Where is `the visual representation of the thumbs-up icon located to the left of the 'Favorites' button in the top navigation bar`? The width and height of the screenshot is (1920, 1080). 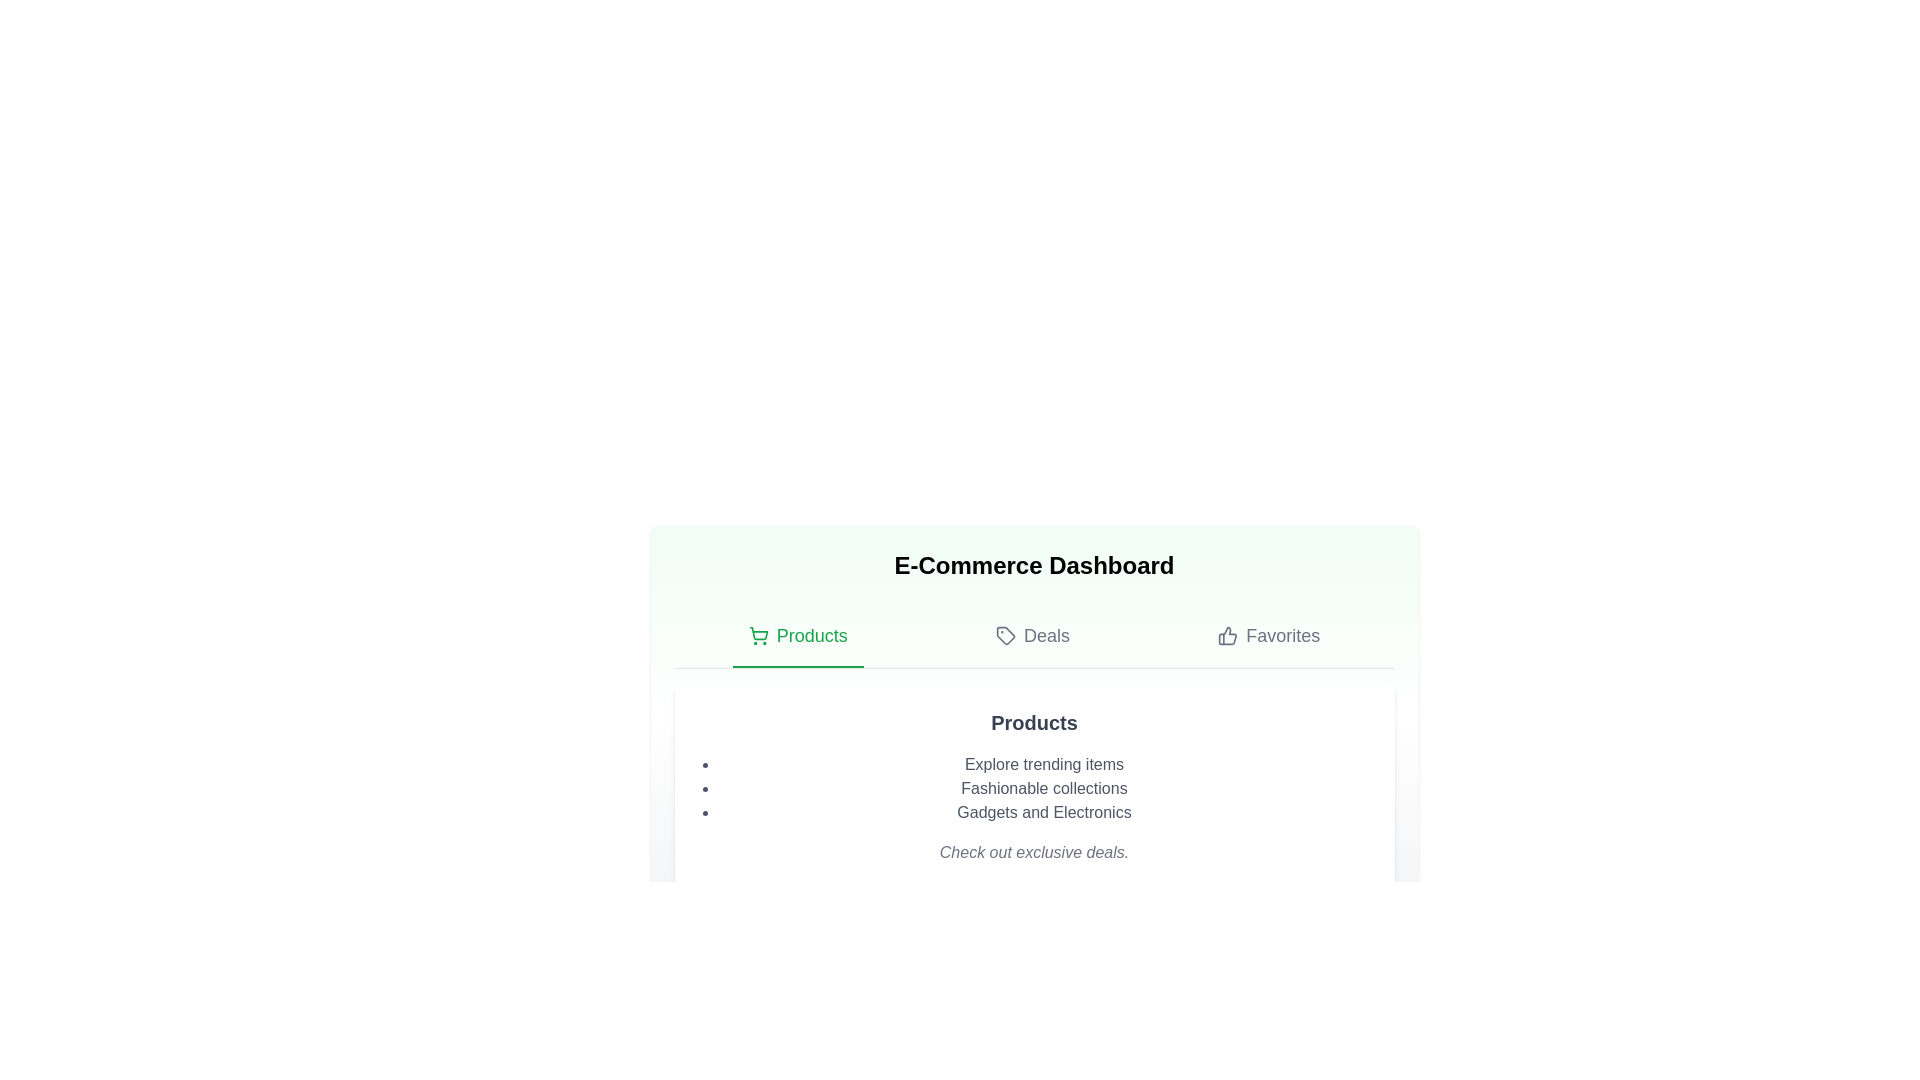
the visual representation of the thumbs-up icon located to the left of the 'Favorites' button in the top navigation bar is located at coordinates (1227, 636).